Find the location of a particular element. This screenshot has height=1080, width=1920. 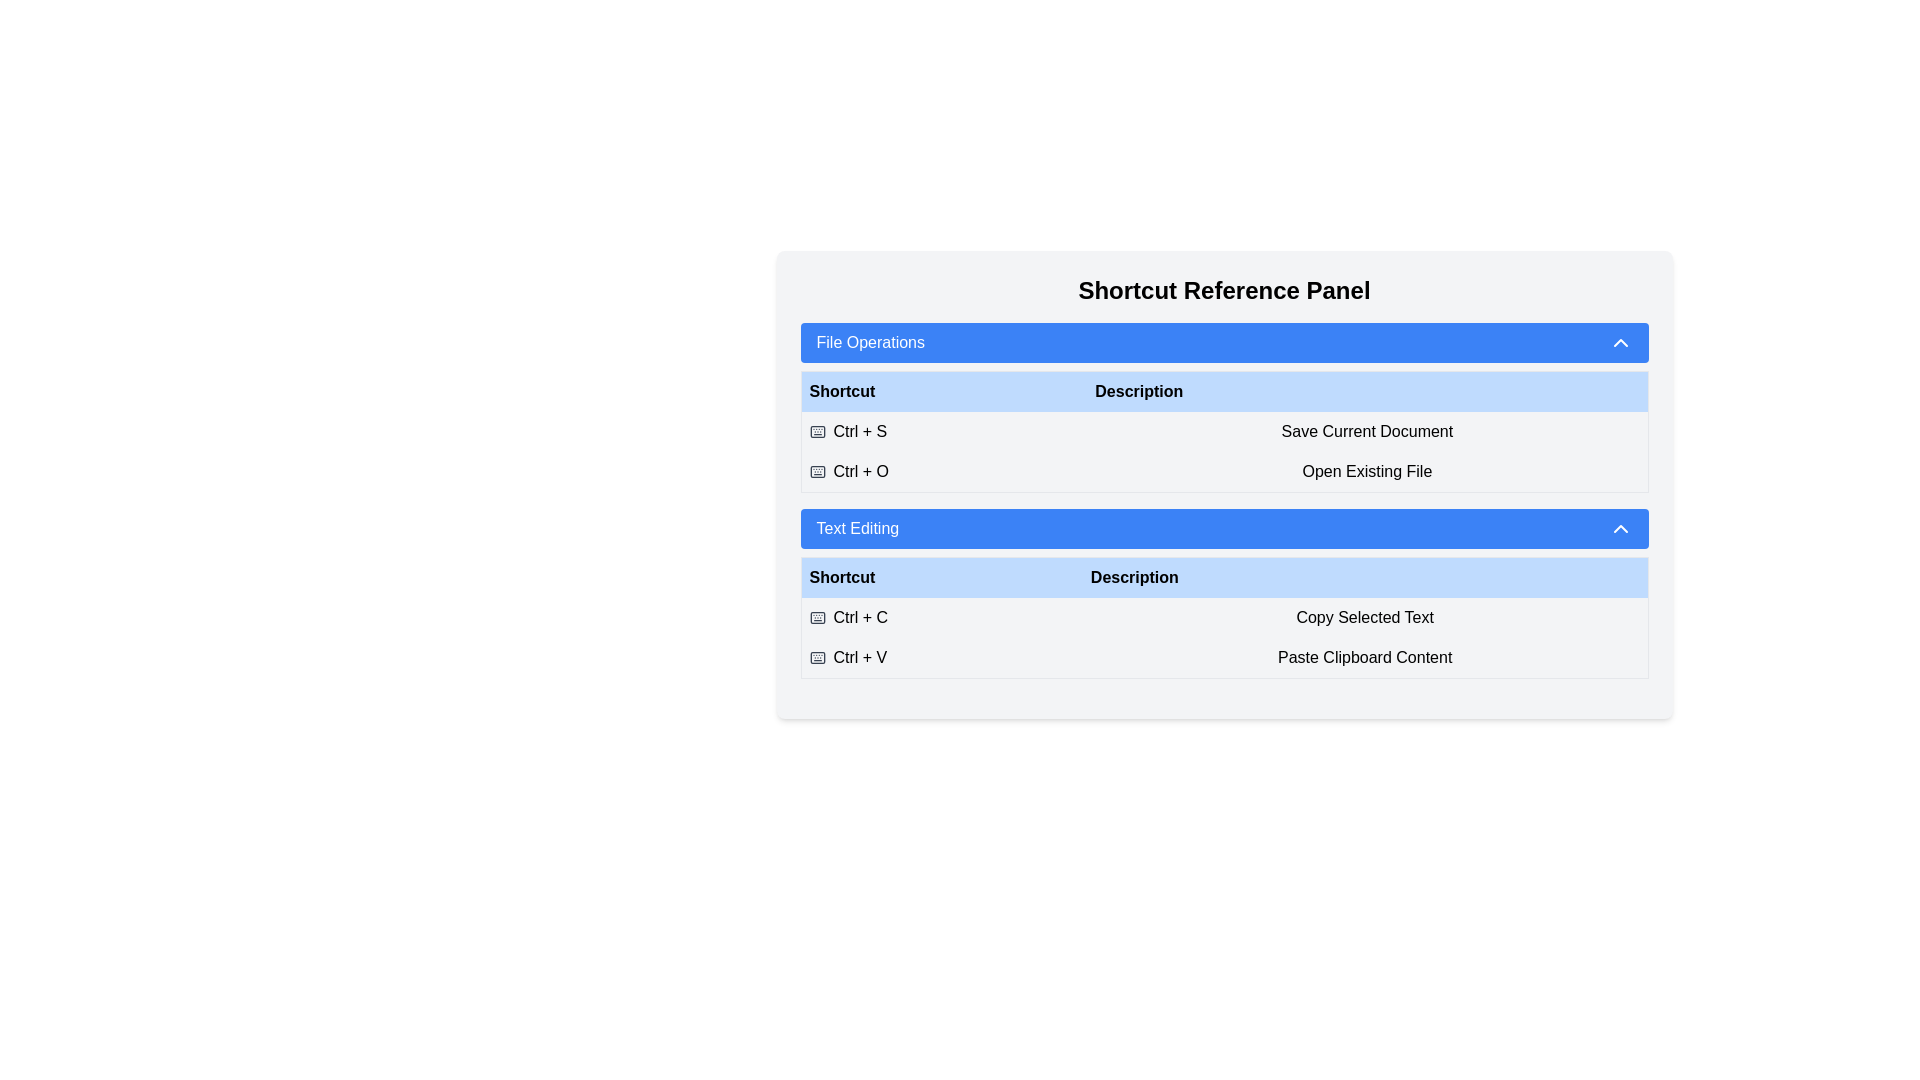

the text label 'File Operations' in the blue bar that indicates the title for the collapsible section of file operations shortcuts is located at coordinates (870, 342).